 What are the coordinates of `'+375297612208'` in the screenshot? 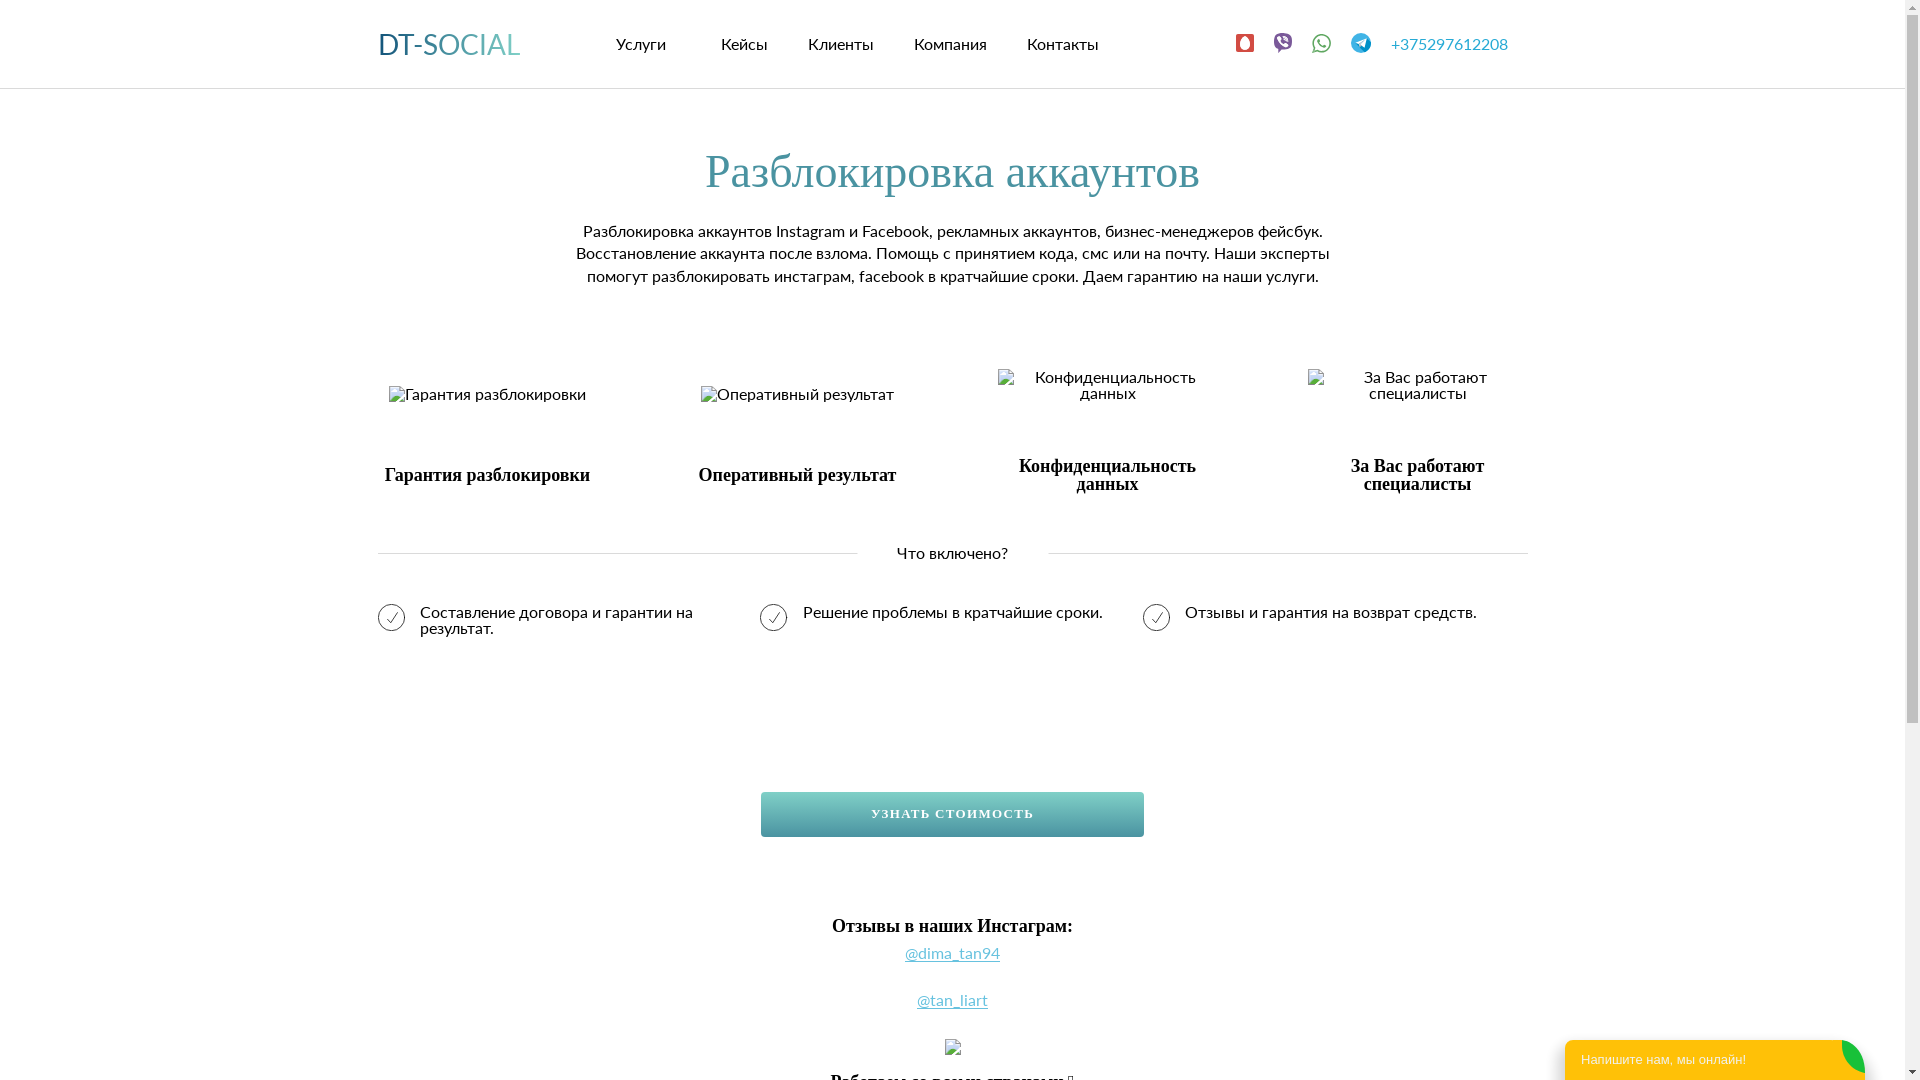 It's located at (1458, 43).